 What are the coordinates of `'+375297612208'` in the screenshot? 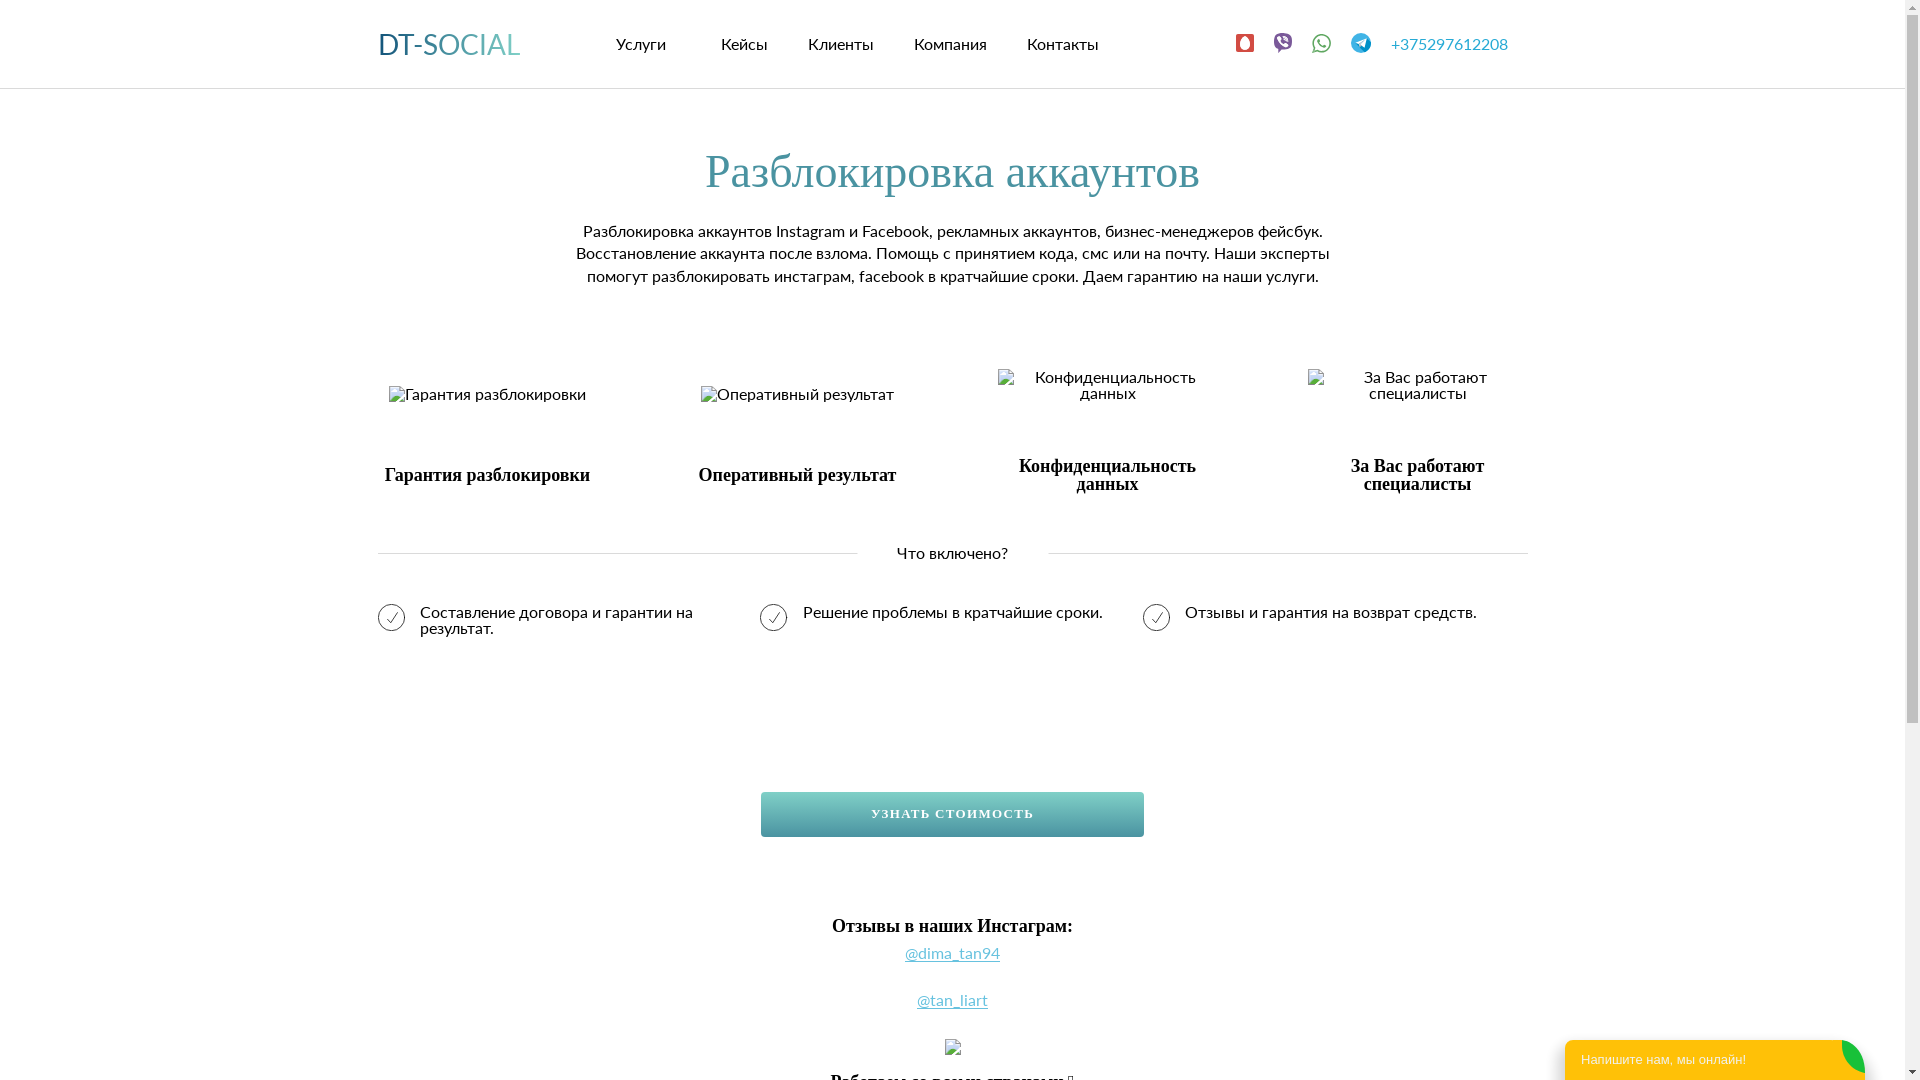 It's located at (1458, 43).